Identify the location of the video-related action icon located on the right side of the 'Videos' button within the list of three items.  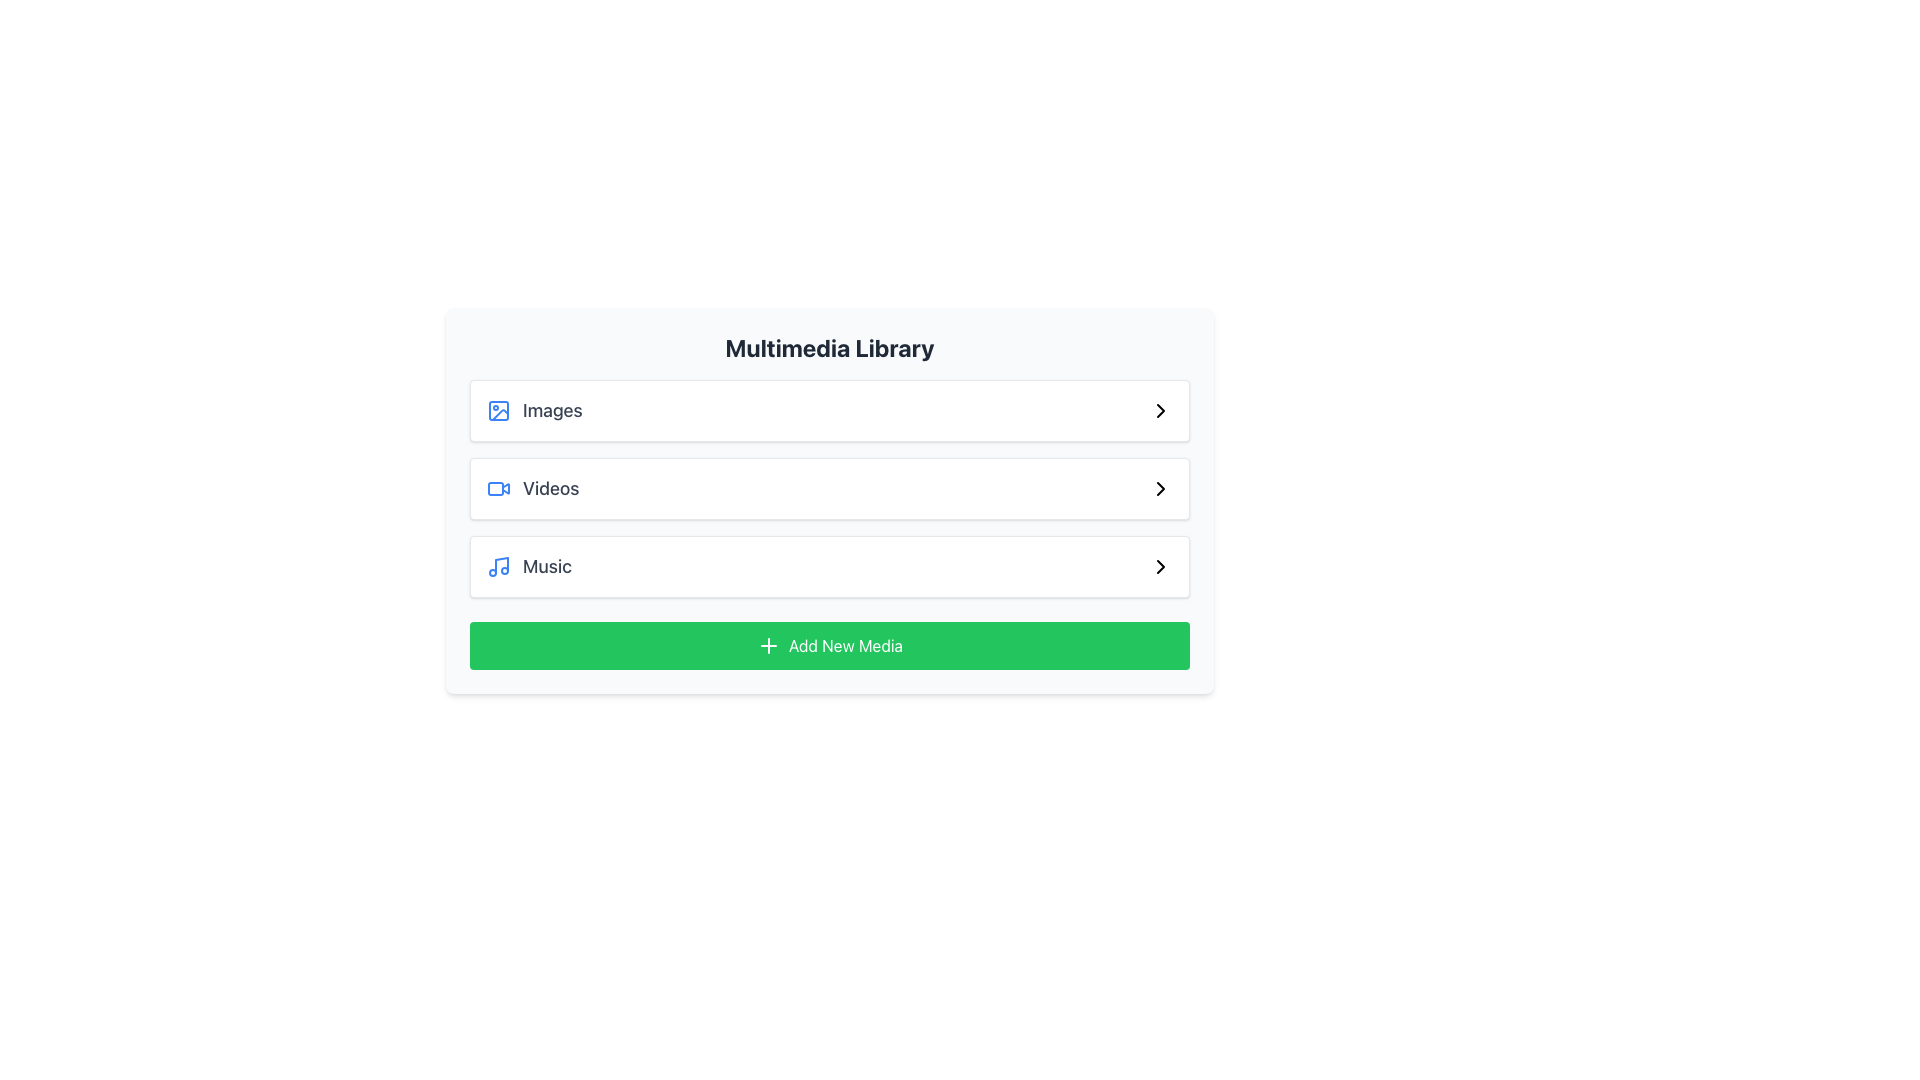
(505, 488).